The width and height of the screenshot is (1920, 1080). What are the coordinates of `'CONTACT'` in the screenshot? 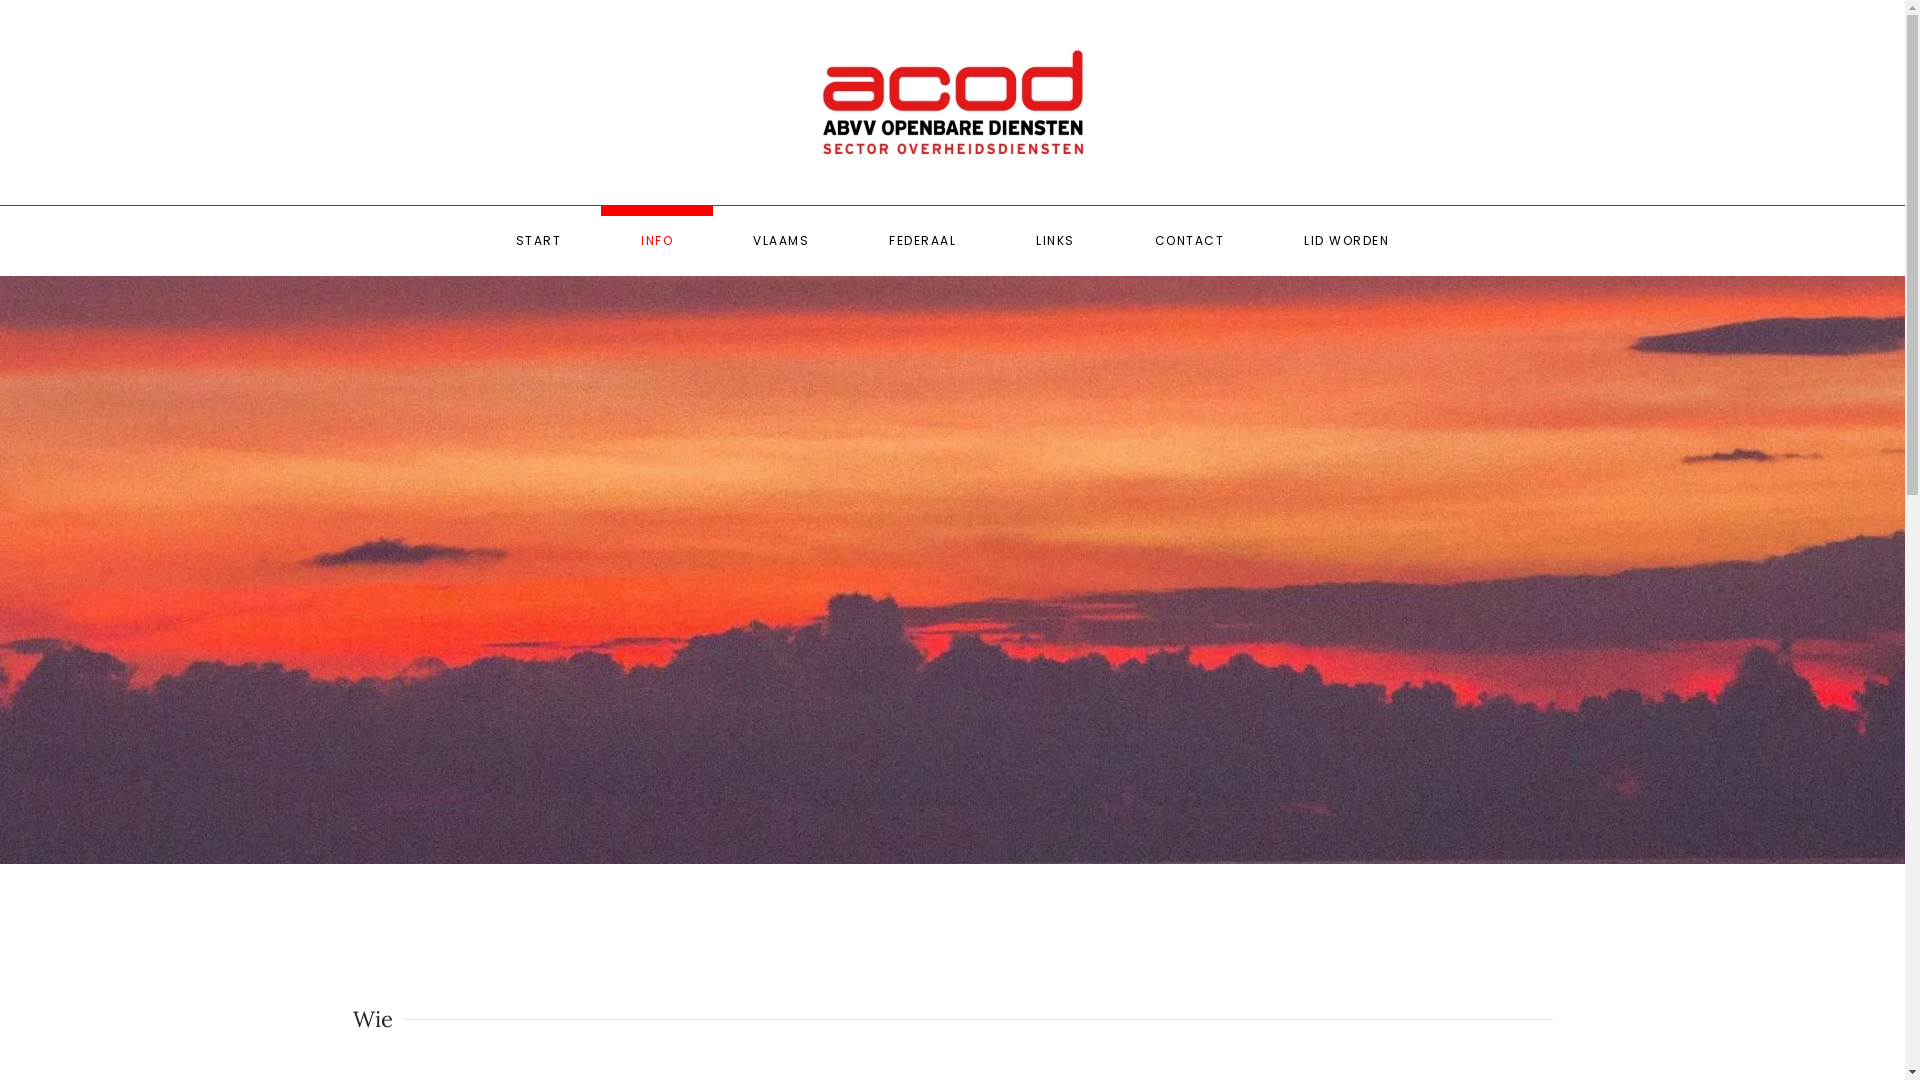 It's located at (1113, 239).